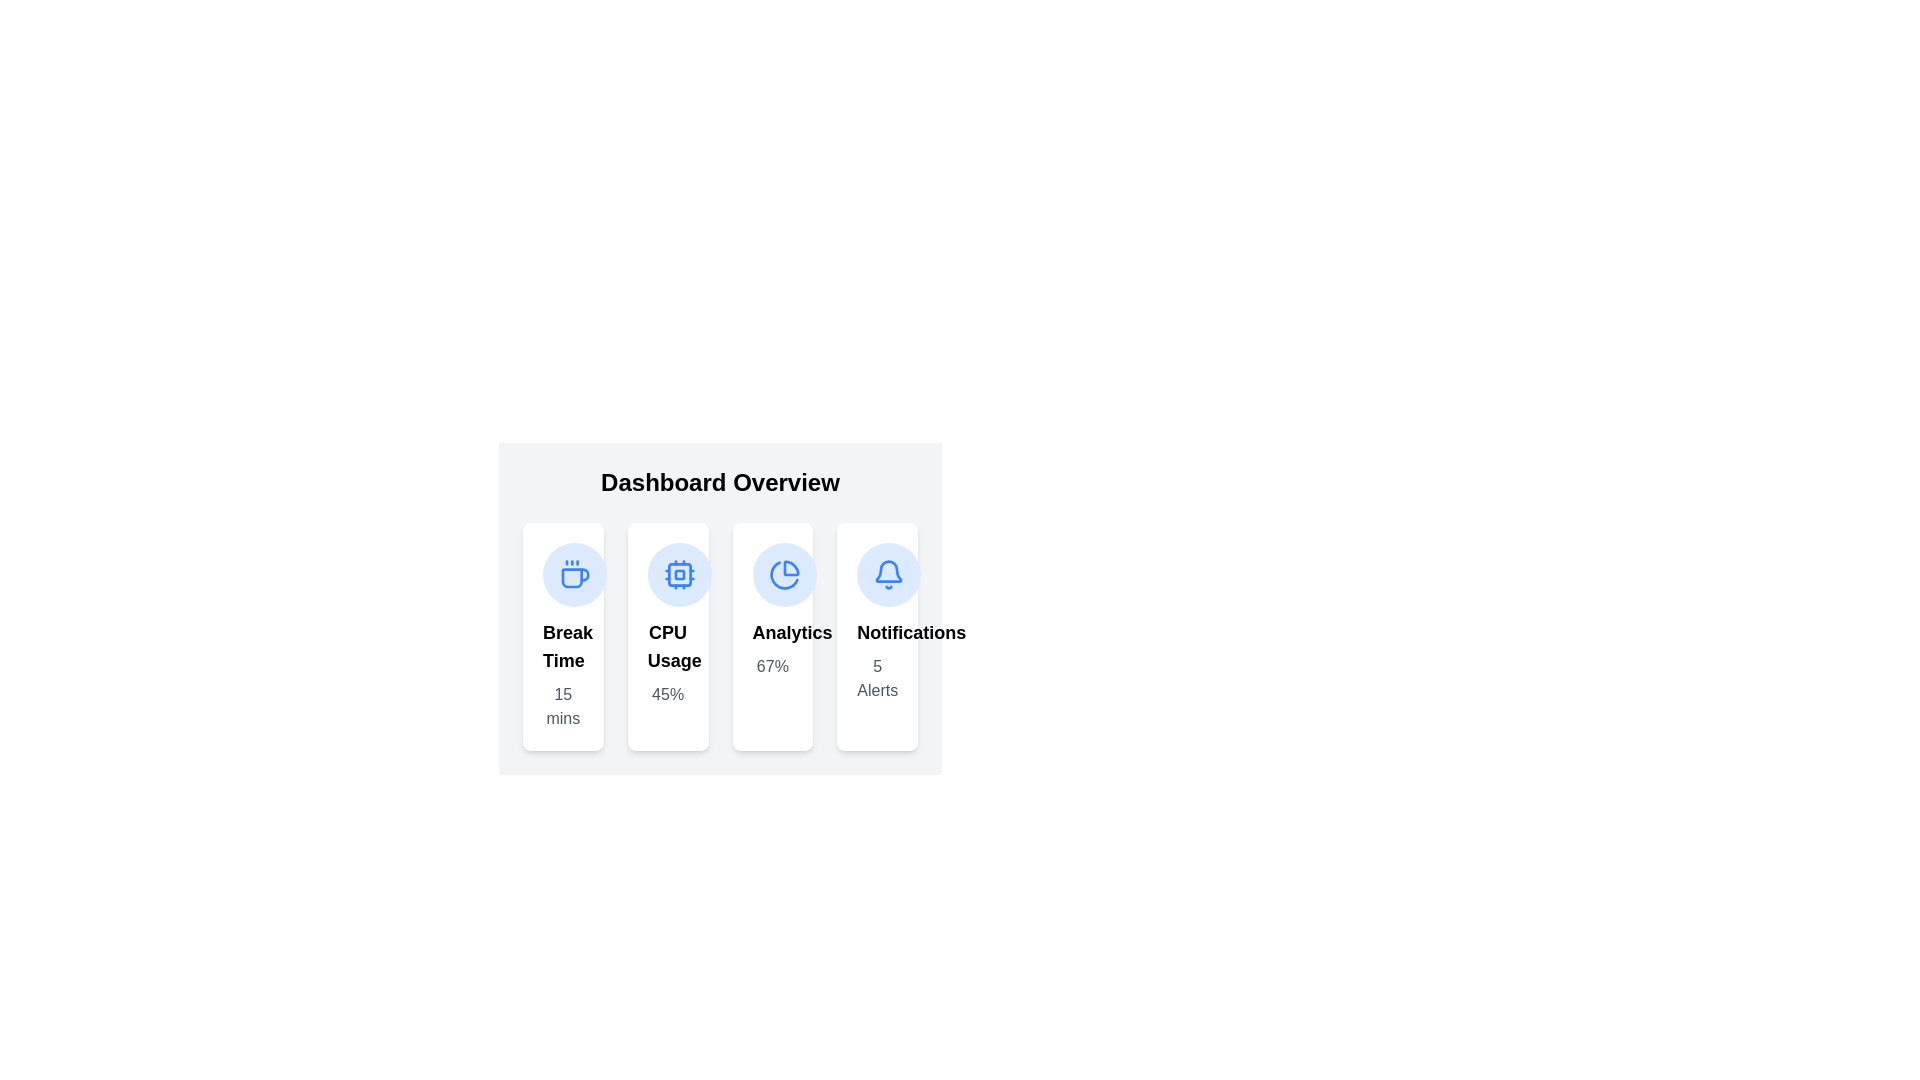 Image resolution: width=1920 pixels, height=1080 pixels. I want to click on the bold 'Notifications' text label located in the fourth column under the 'Dashboard Overview' section, positioned above '5 Alerts', so click(877, 632).